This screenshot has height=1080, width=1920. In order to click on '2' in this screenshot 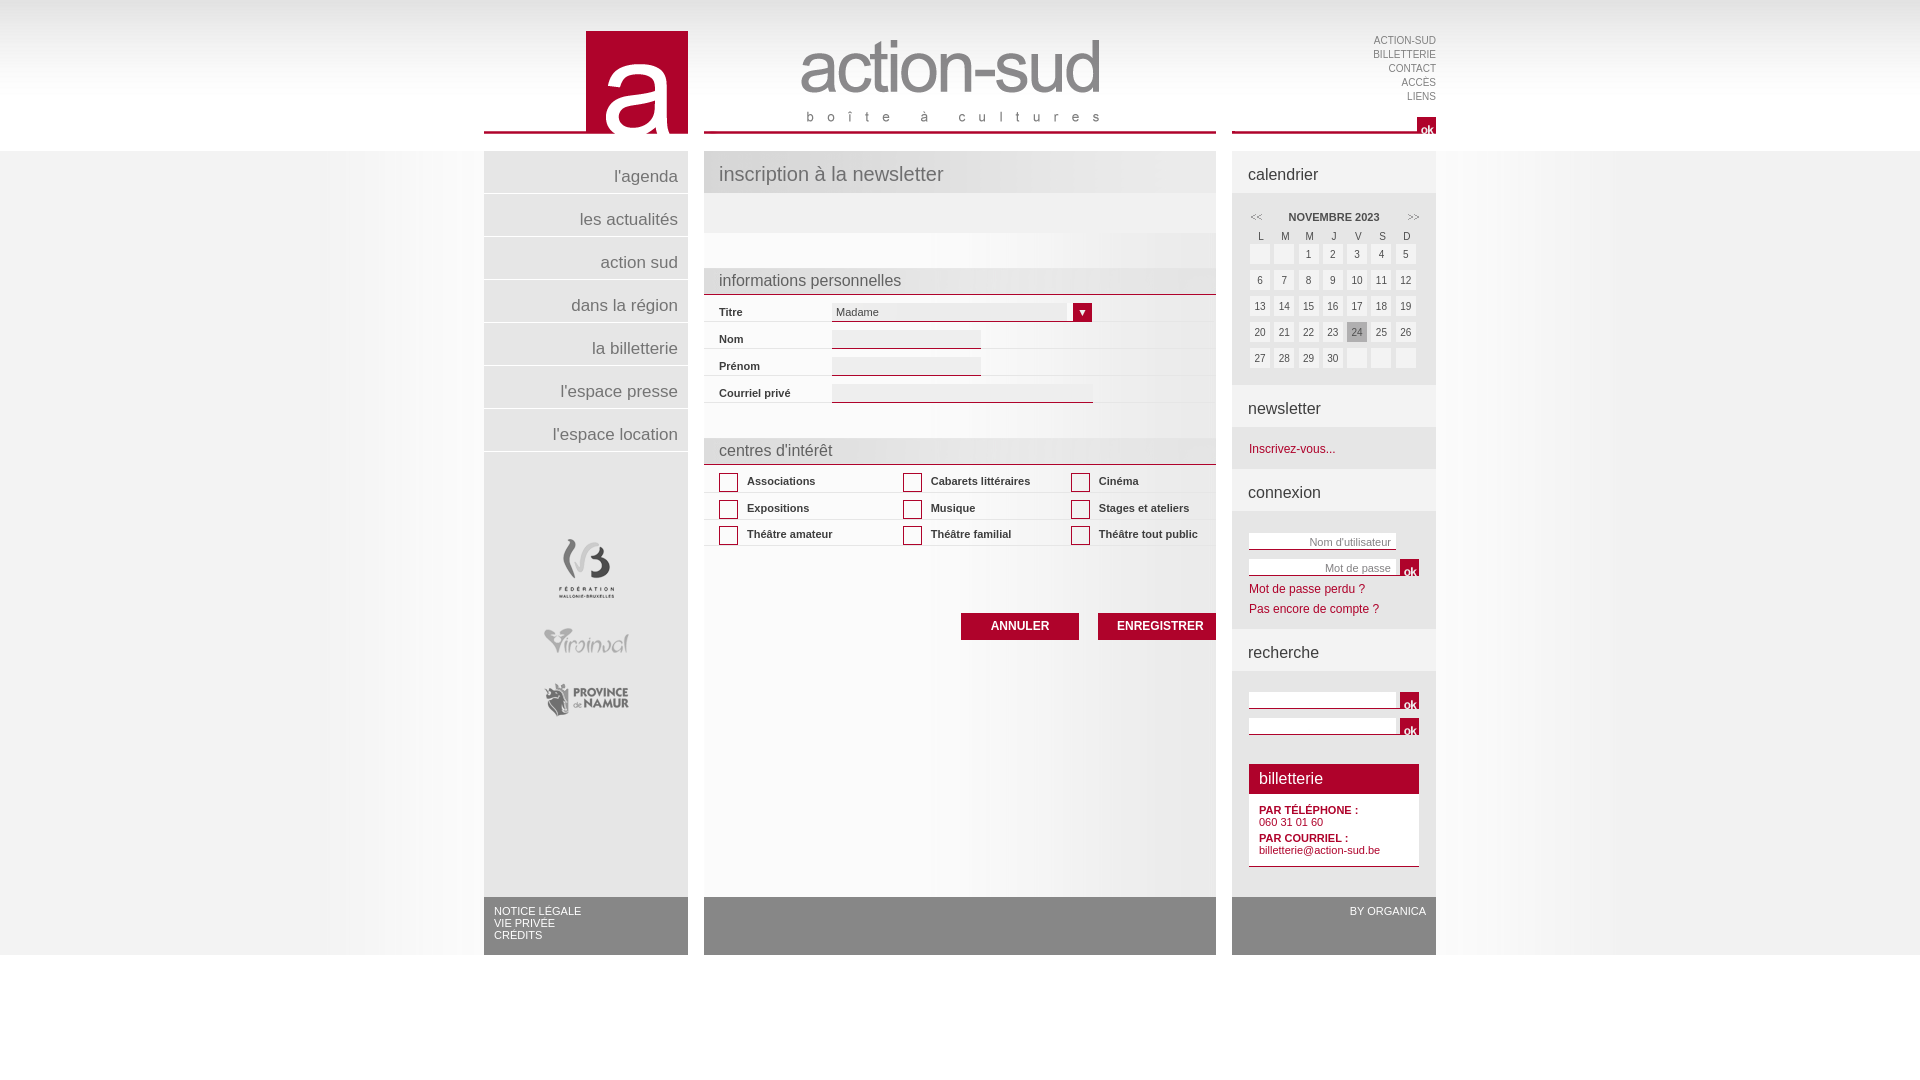, I will do `click(1333, 253)`.